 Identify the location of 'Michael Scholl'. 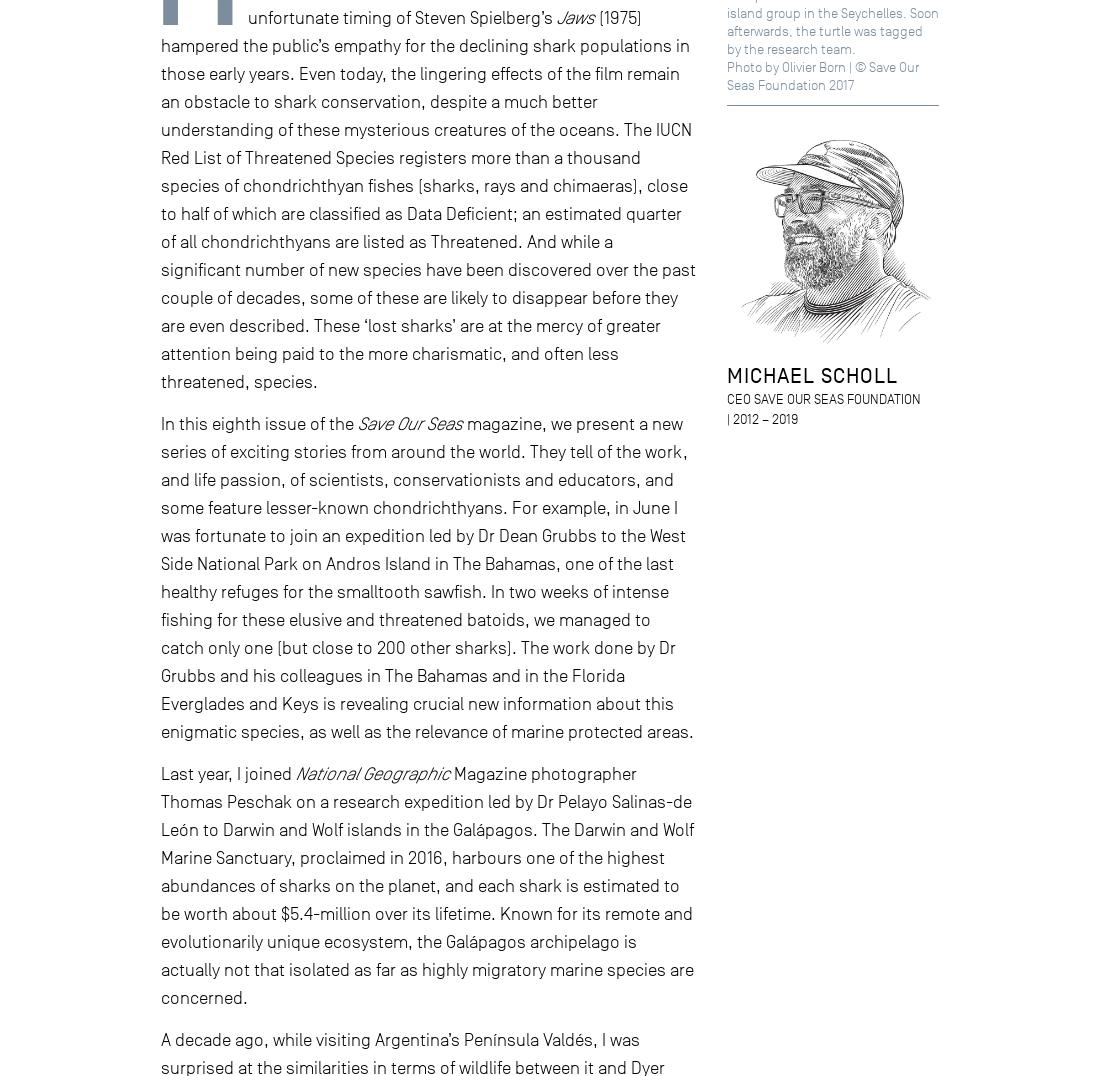
(811, 373).